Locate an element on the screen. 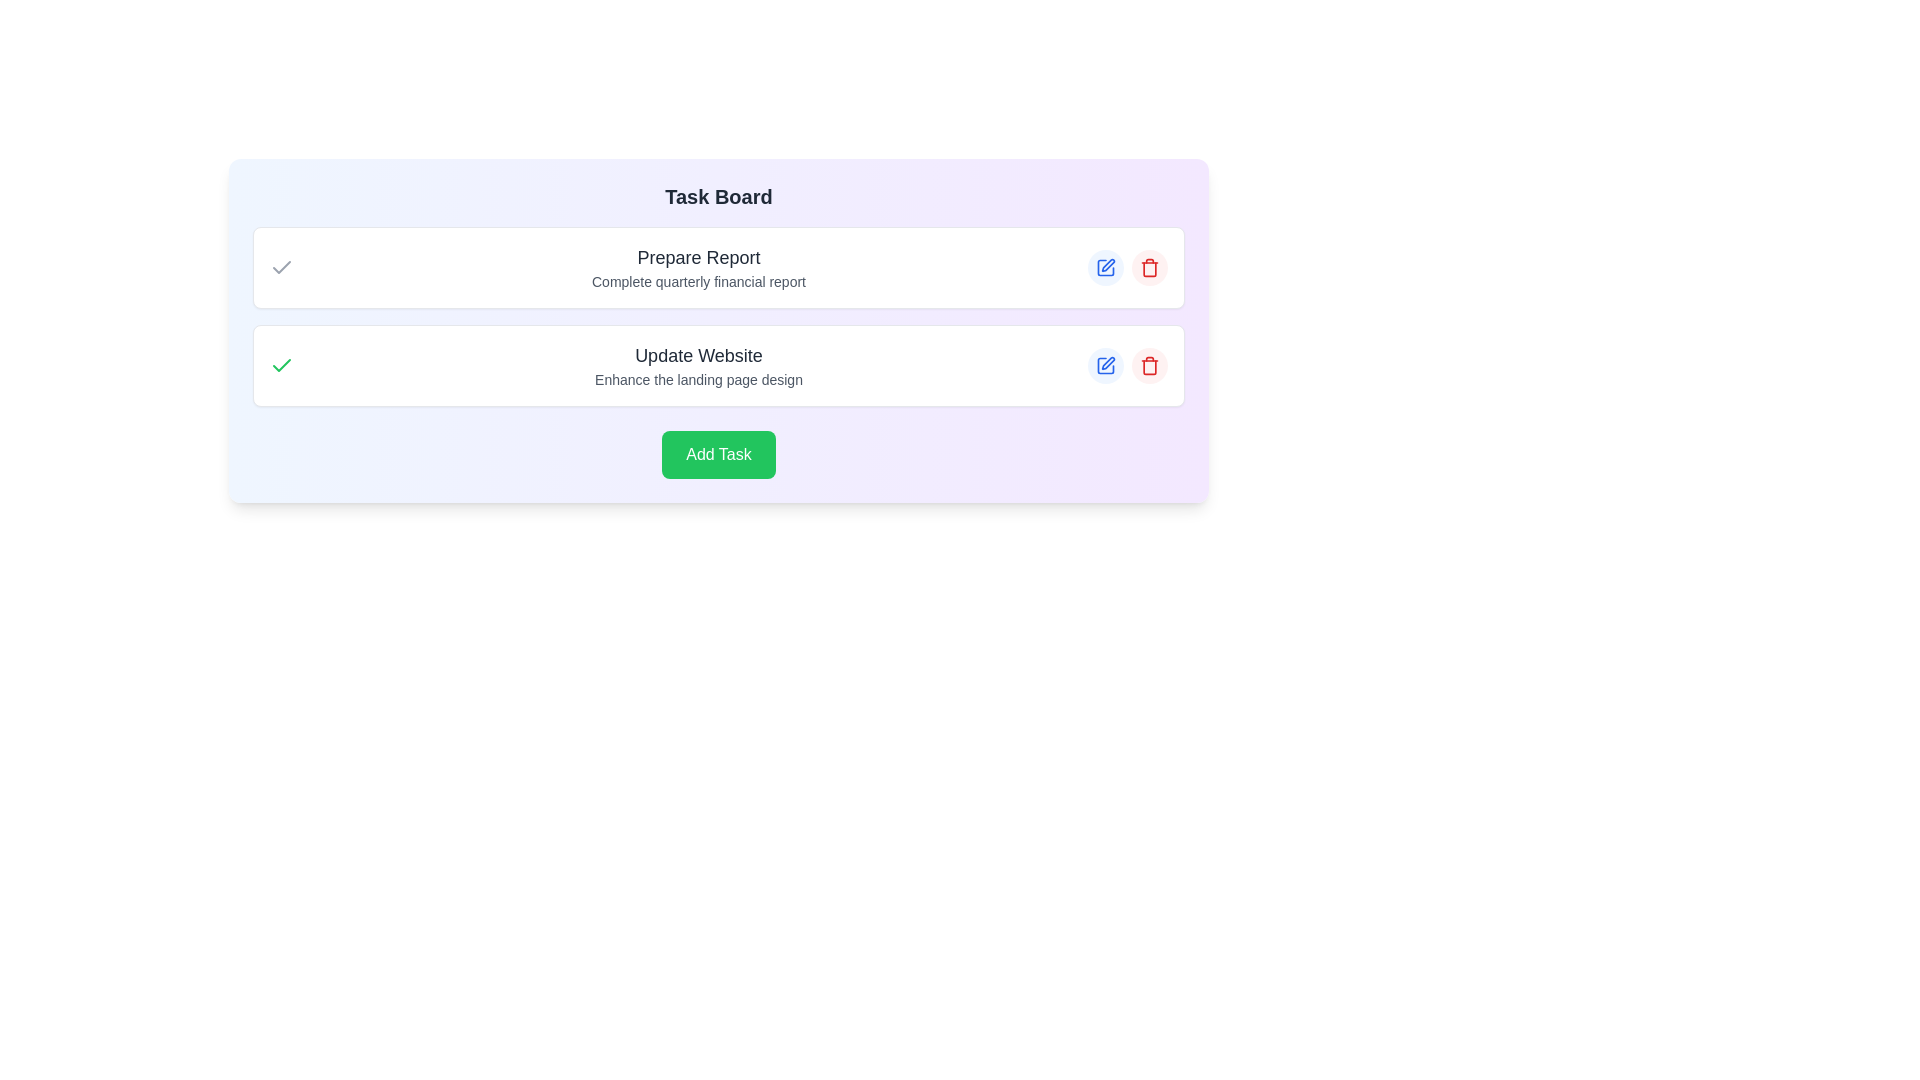  the delete button located at the far right of the task row labeled 'Update Website' is located at coordinates (1150, 366).